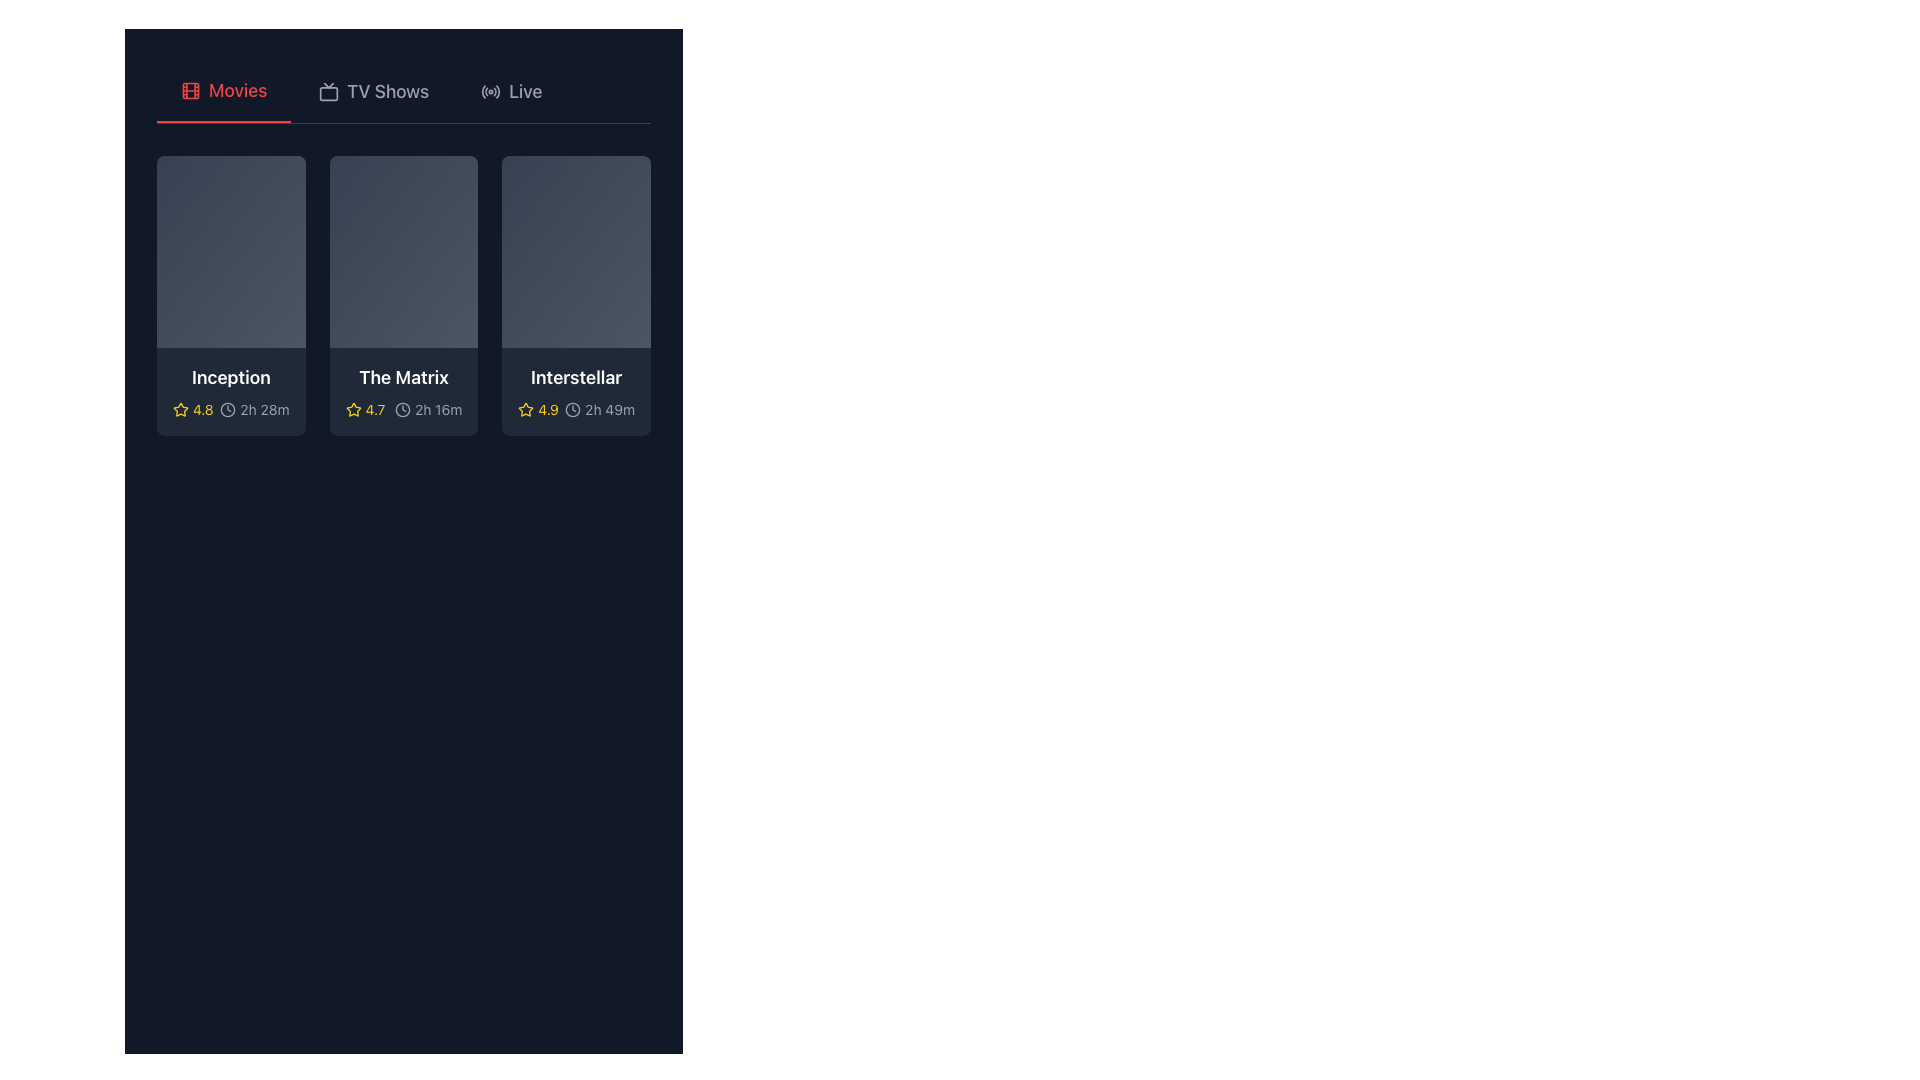 The width and height of the screenshot is (1920, 1080). What do you see at coordinates (253, 408) in the screenshot?
I see `the Label with the clock icon that displays '2h 28m', located in the first card item under the 'Movies' category, to the right of the rating '4.8' and below the title 'Inception'` at bounding box center [253, 408].